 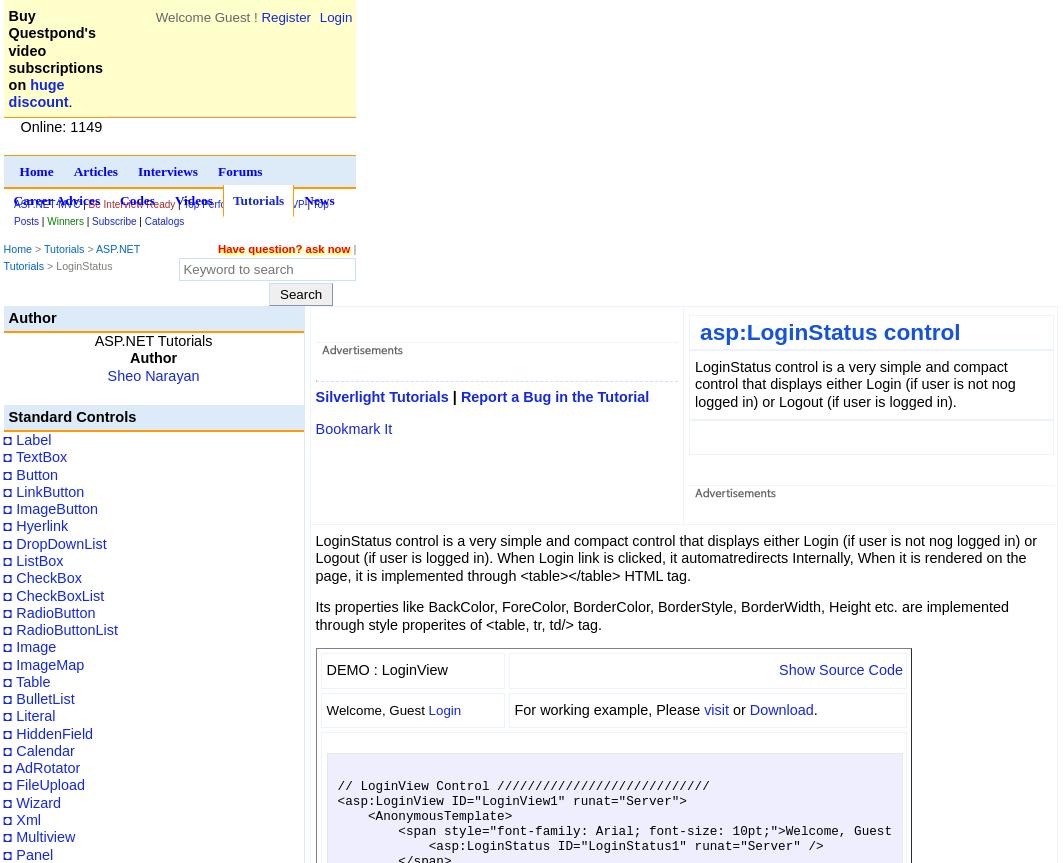 What do you see at coordinates (22, 817) in the screenshot?
I see `'◘ Xml'` at bounding box center [22, 817].